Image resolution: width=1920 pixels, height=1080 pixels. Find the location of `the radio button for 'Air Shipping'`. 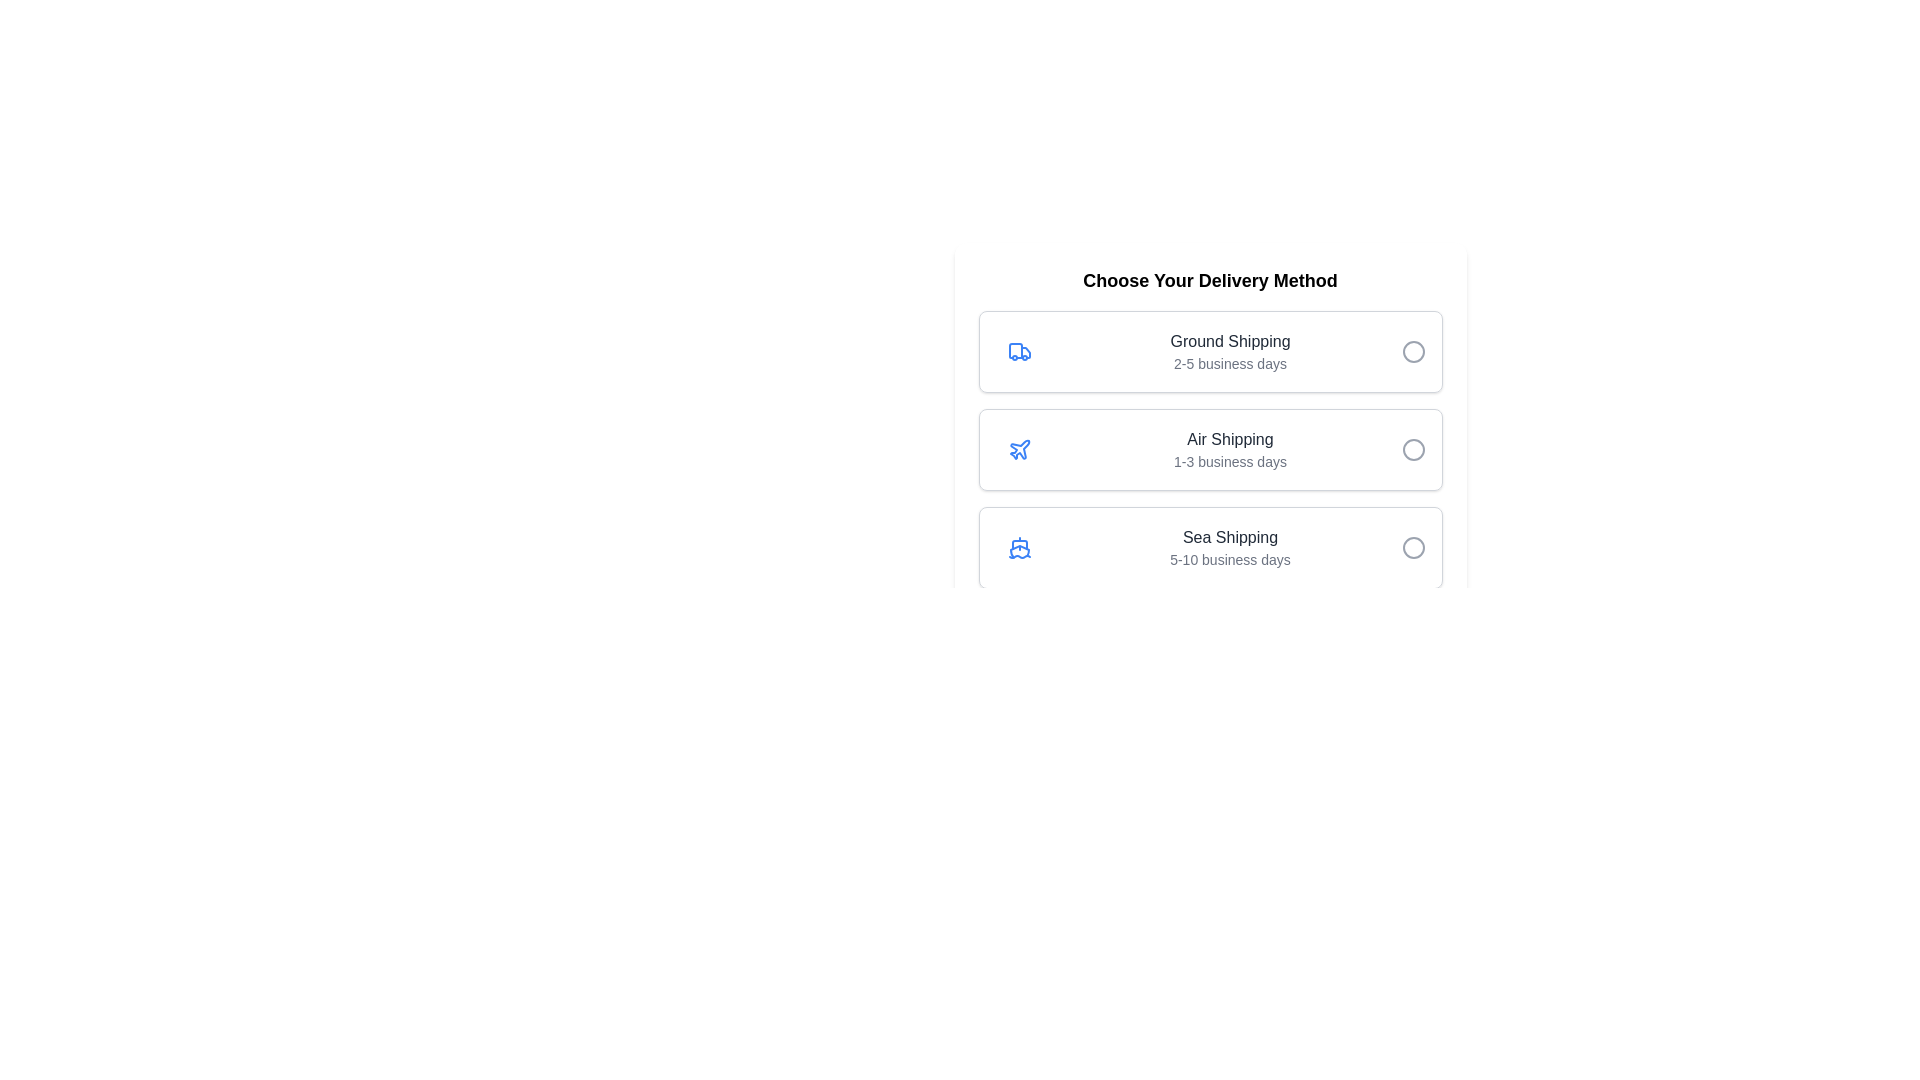

the radio button for 'Air Shipping' is located at coordinates (1412, 450).